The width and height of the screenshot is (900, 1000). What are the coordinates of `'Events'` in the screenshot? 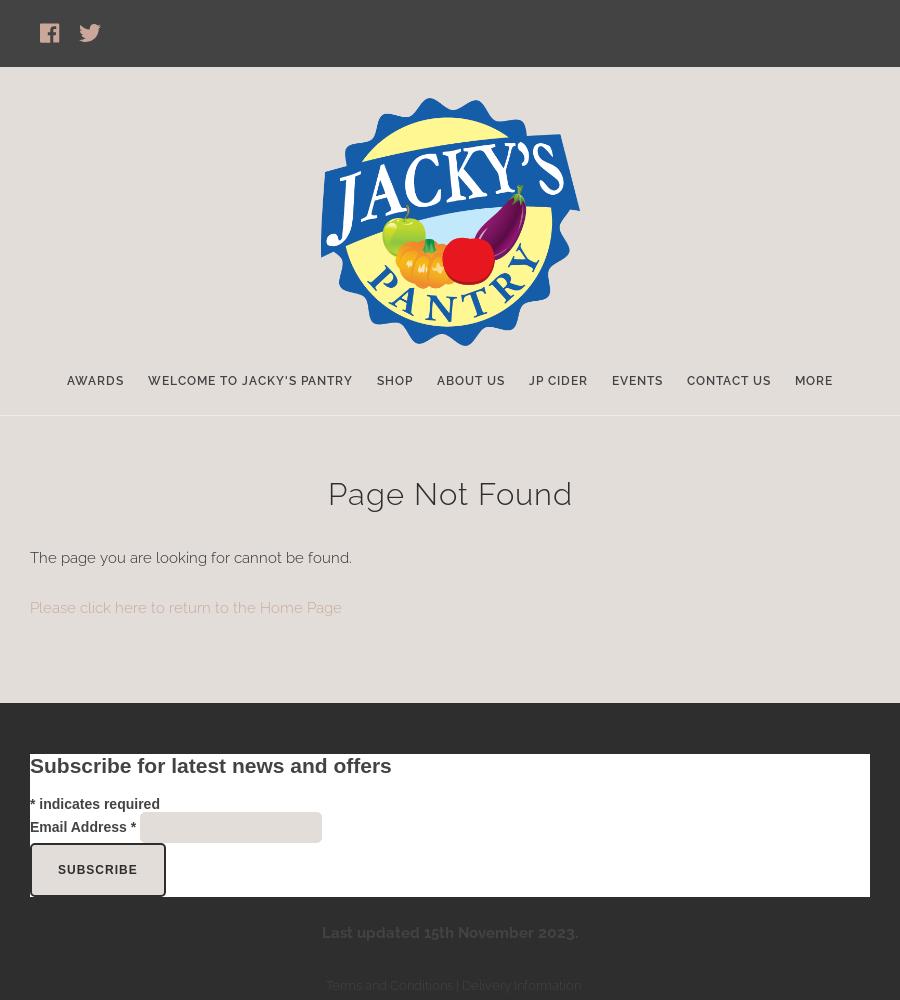 It's located at (612, 381).